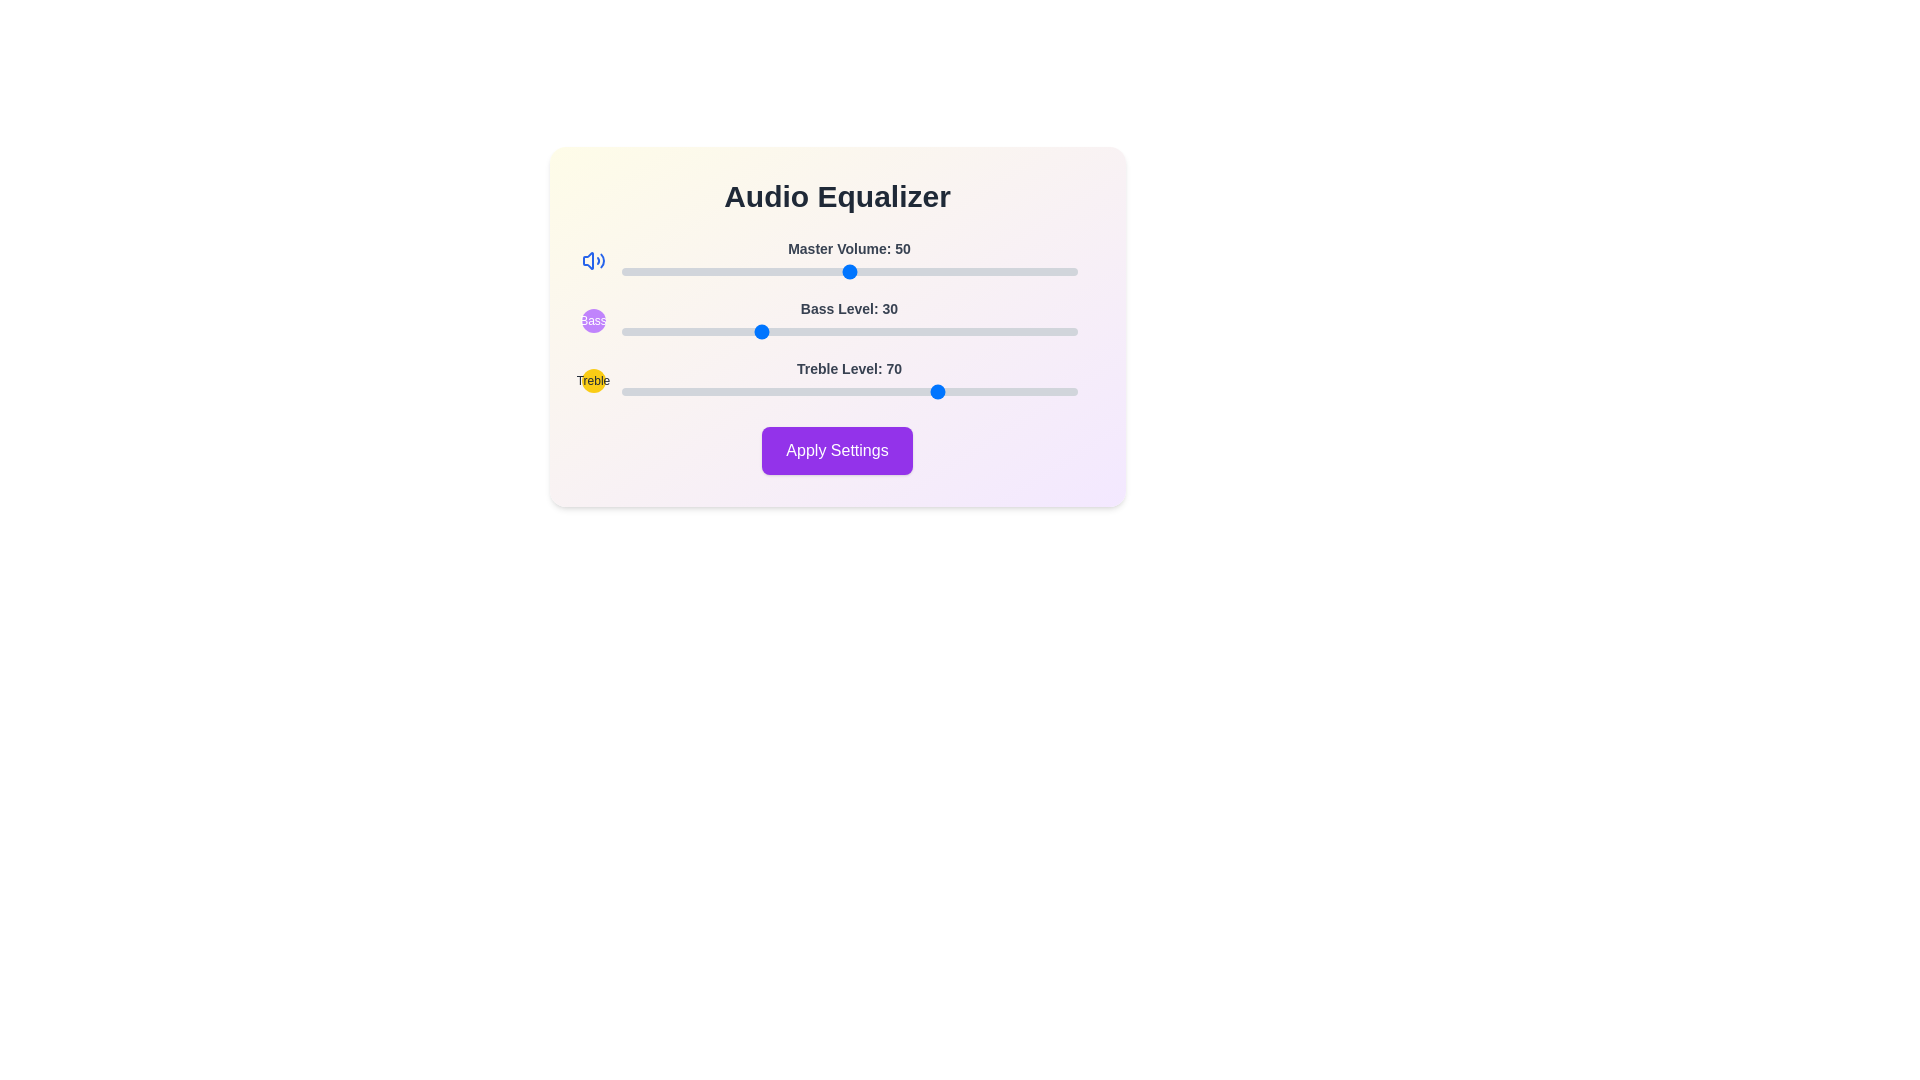 This screenshot has height=1080, width=1920. Describe the element at coordinates (849, 381) in the screenshot. I see `and drag the blue knob of the treble audio level range slider located in the 'Treble' group, which is positioned below 'Bass Level: 30' and above the 'Apply Settings' button` at that location.